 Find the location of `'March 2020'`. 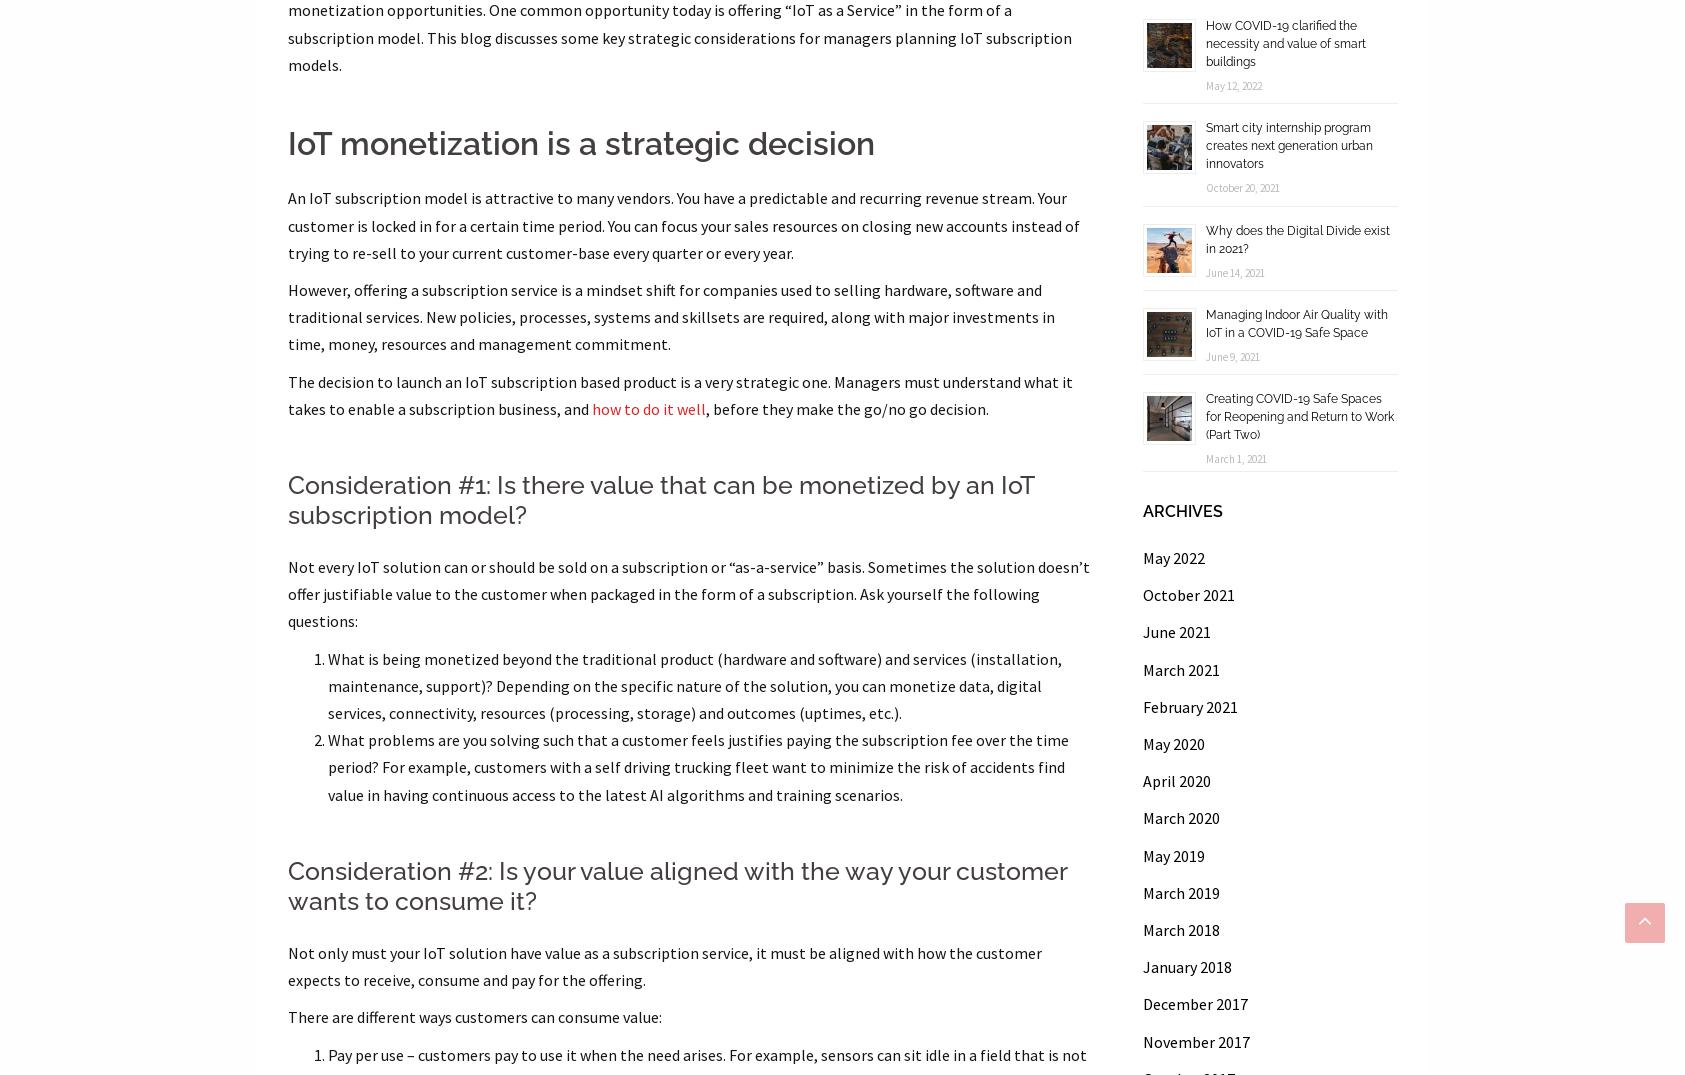

'March 2020' is located at coordinates (1180, 816).